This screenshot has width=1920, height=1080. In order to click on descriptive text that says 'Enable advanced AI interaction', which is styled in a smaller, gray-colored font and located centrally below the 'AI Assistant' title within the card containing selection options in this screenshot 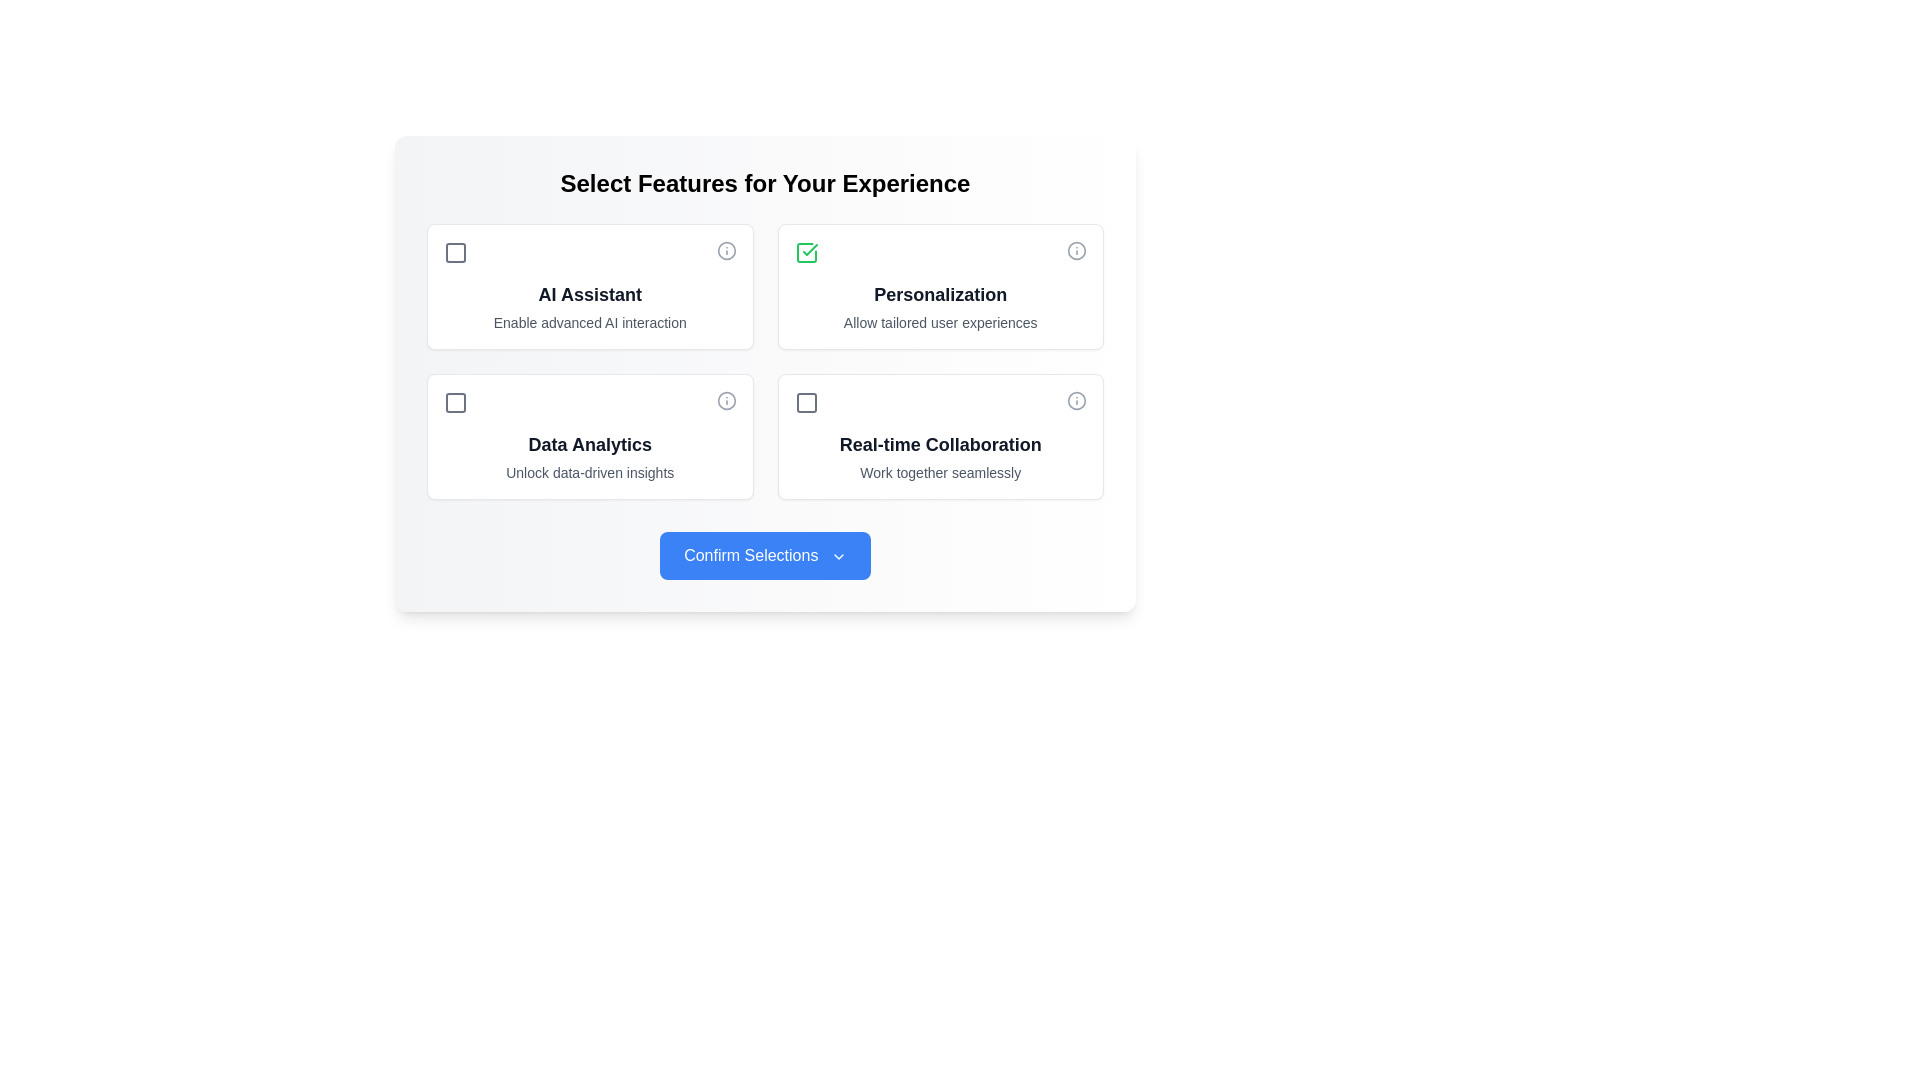, I will do `click(589, 322)`.